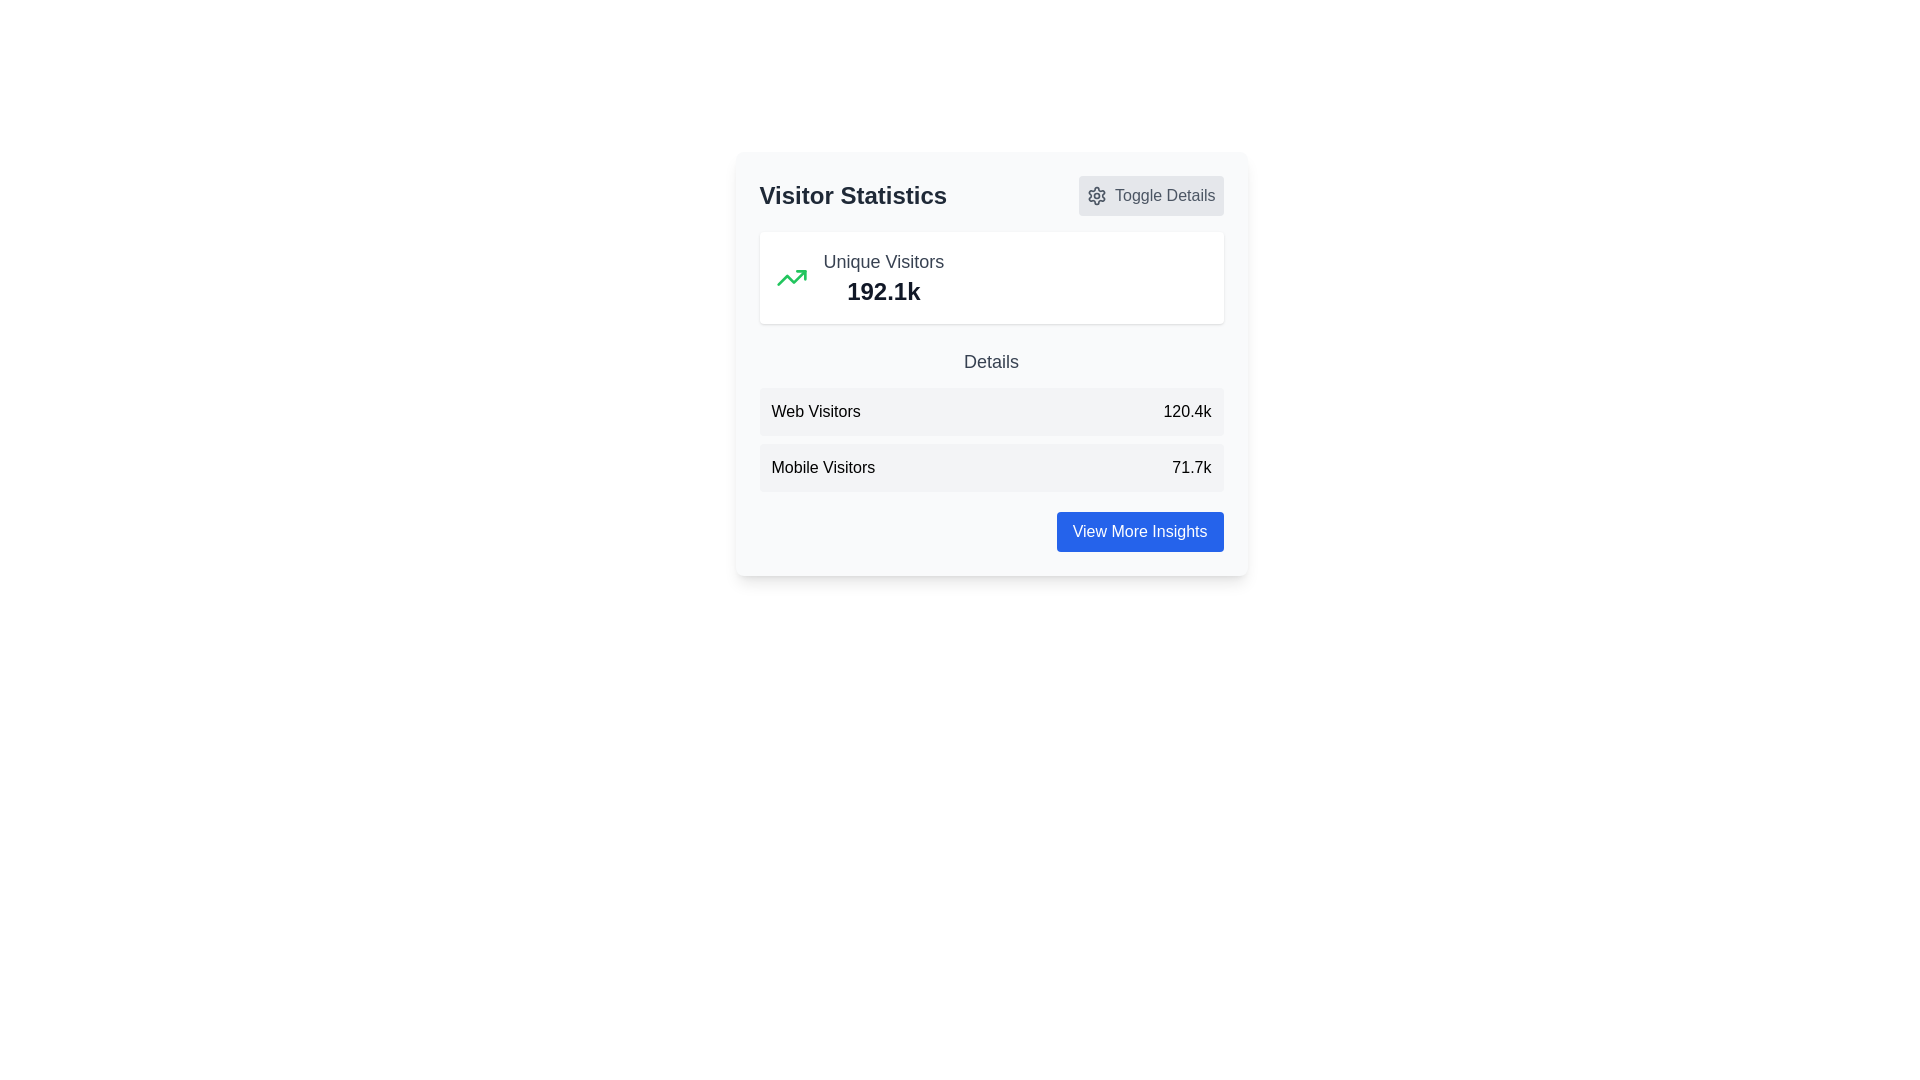  I want to click on the settings icon within the 'Toggle Details' button located in the top-right corner of the 'Visitor Statistics' card, so click(1096, 196).